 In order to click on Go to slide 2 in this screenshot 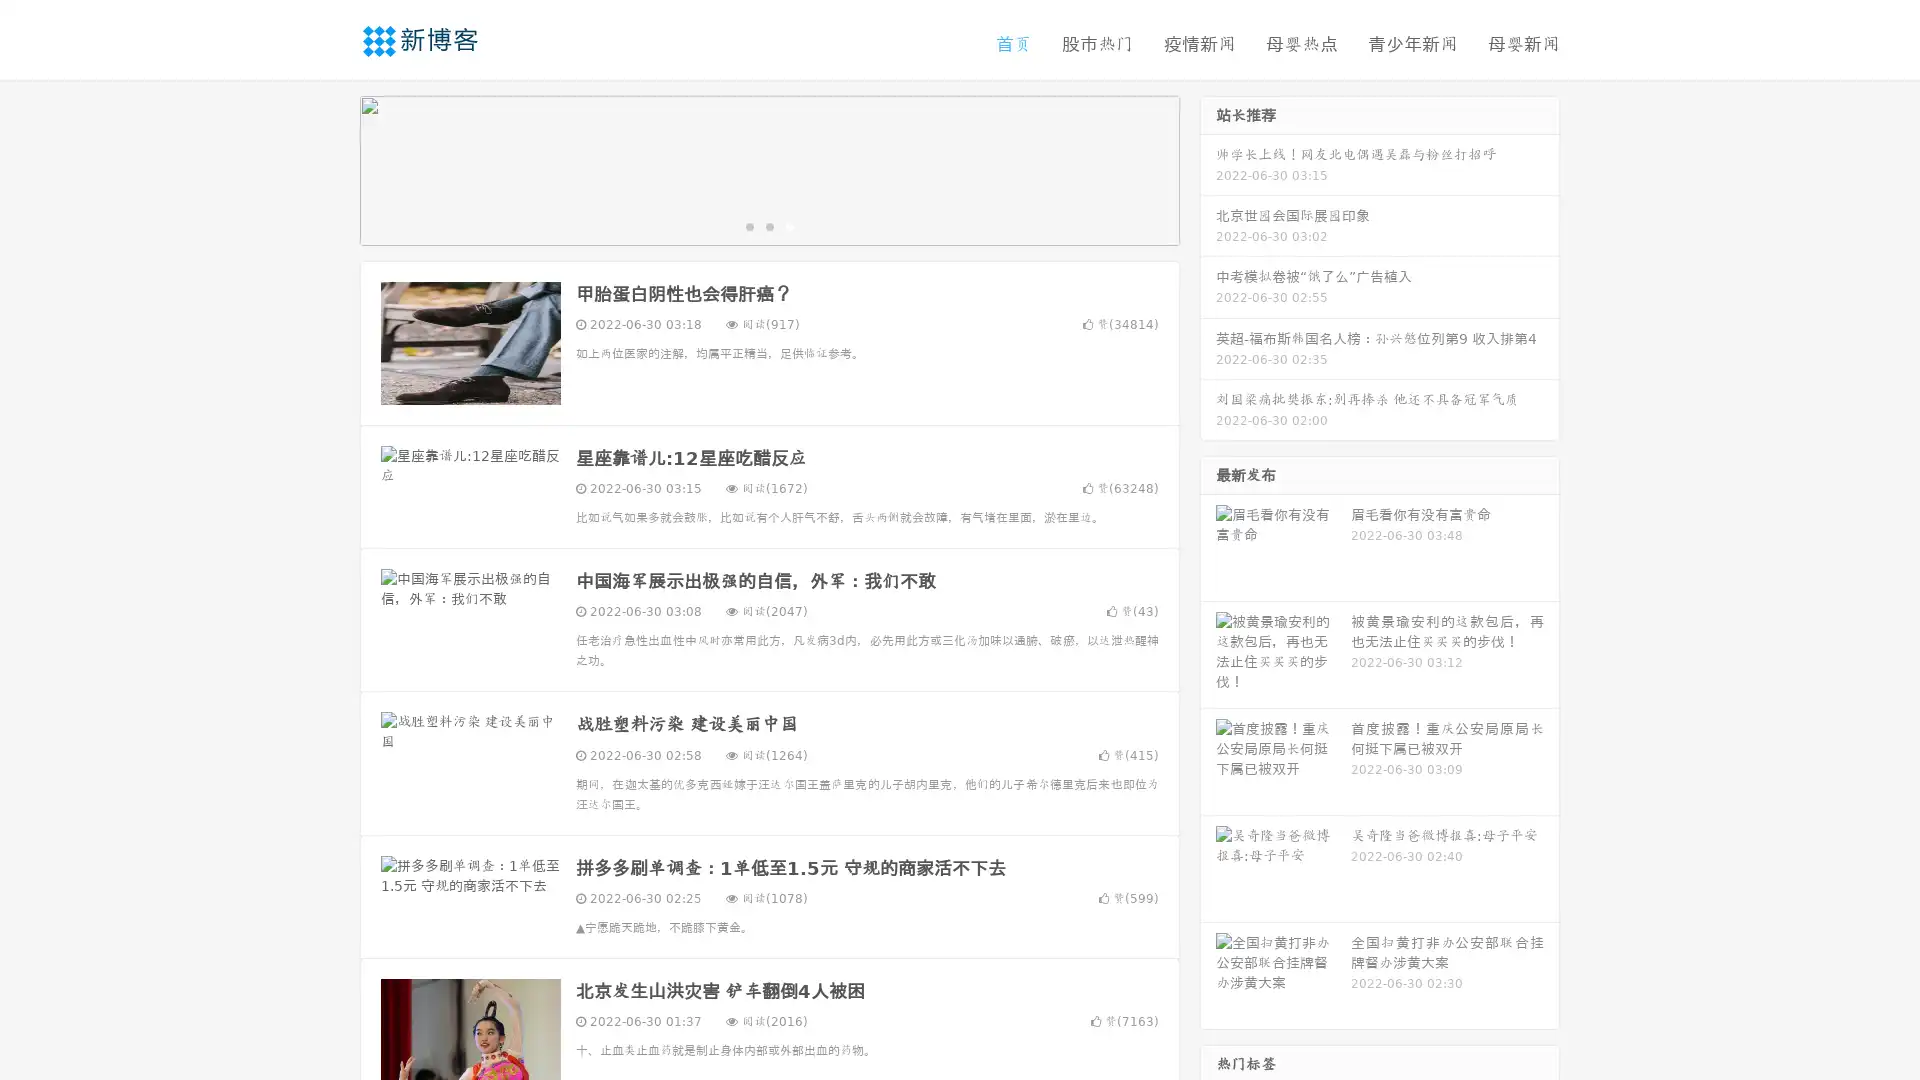, I will do `click(768, 225)`.